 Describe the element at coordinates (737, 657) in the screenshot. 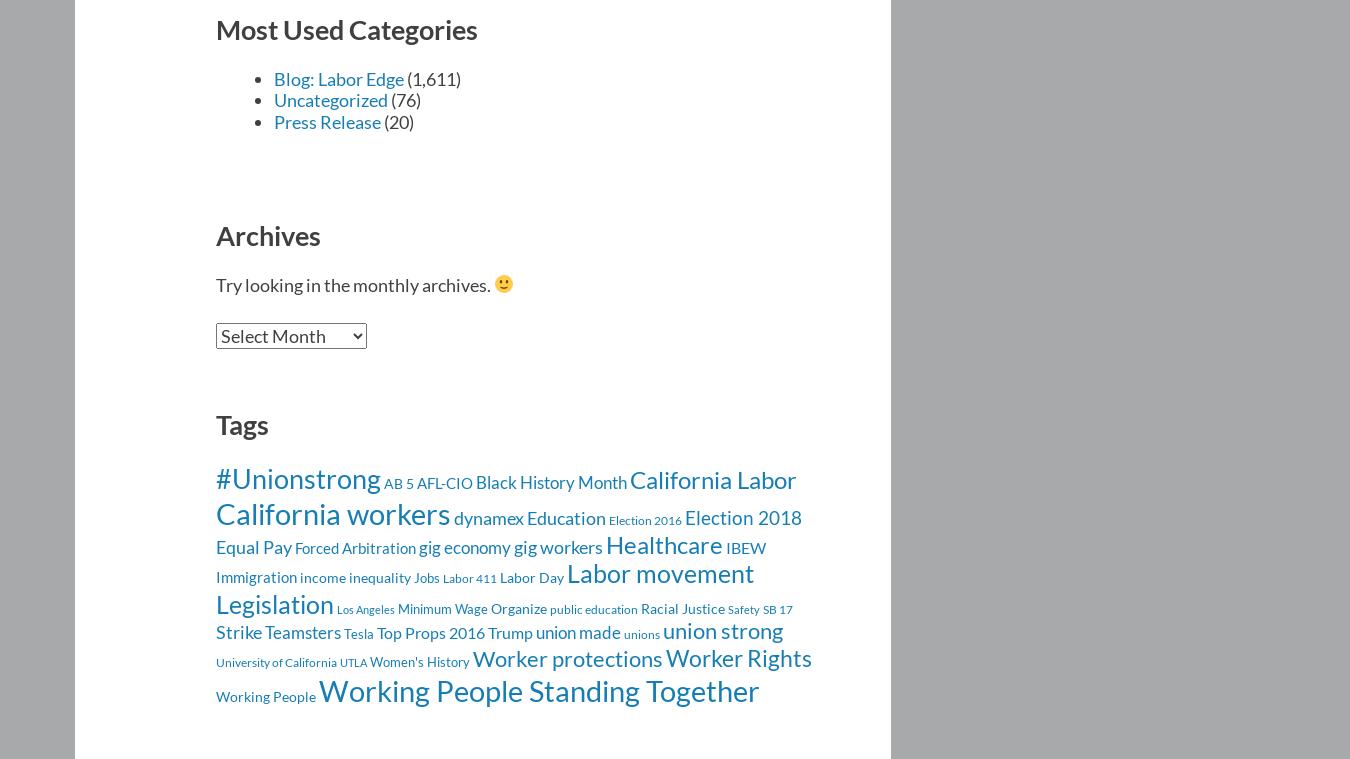

I see `'Worker Rights'` at that location.